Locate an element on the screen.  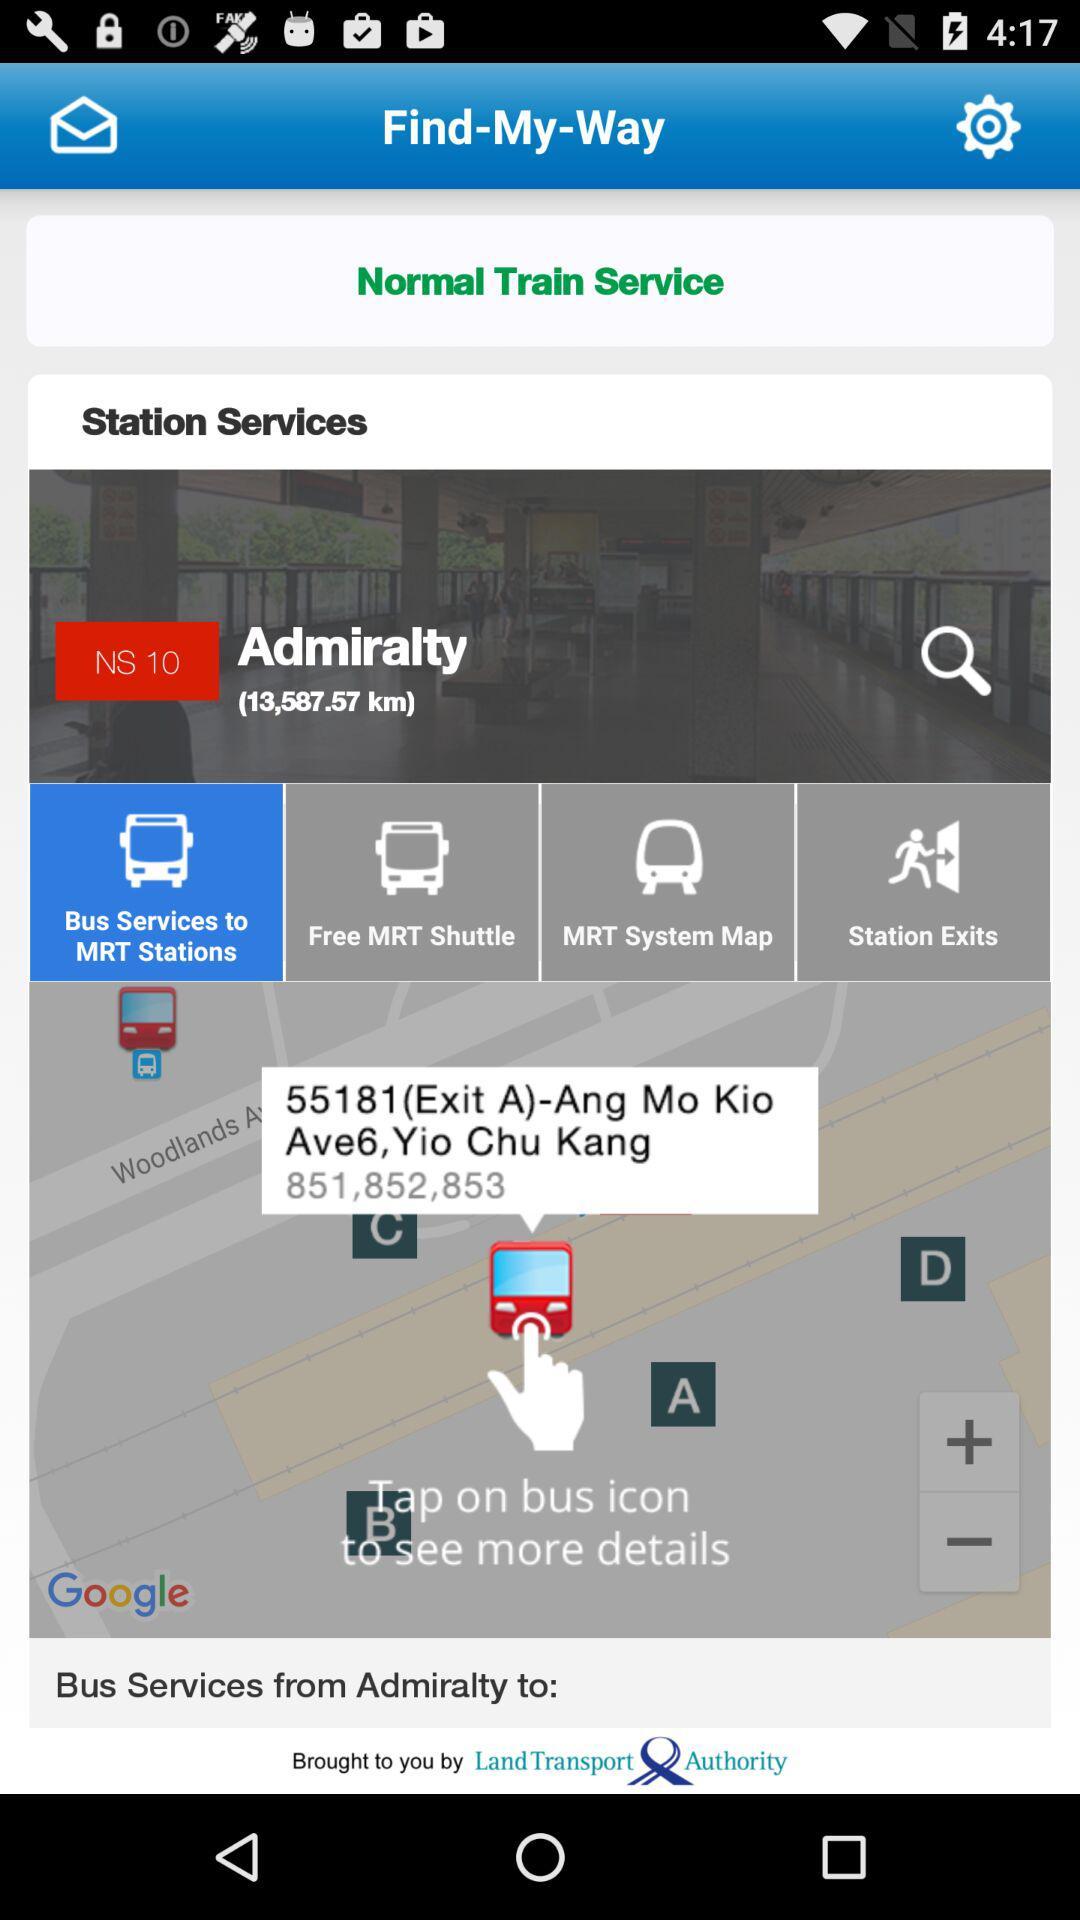
the search icon is located at coordinates (954, 707).